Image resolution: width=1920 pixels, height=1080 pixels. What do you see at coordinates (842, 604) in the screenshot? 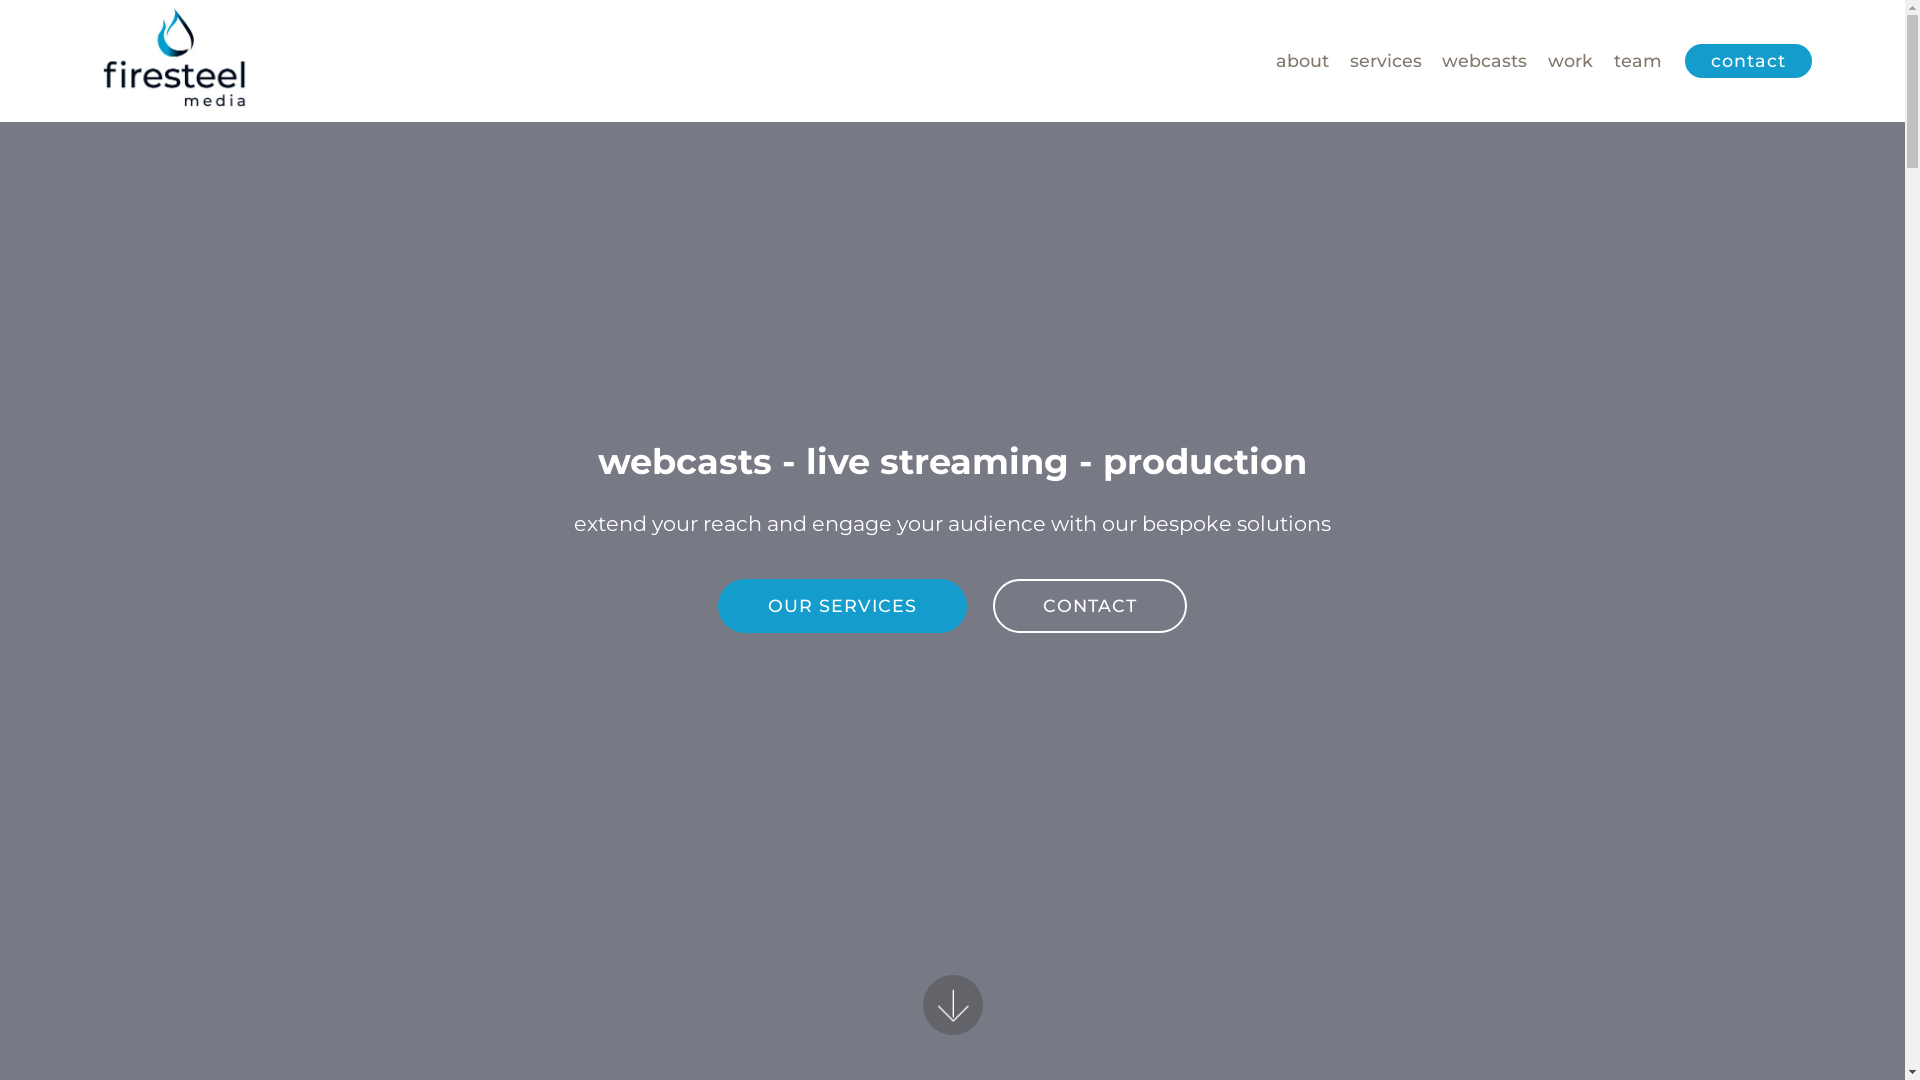
I see `'OUR SERVICES'` at bounding box center [842, 604].